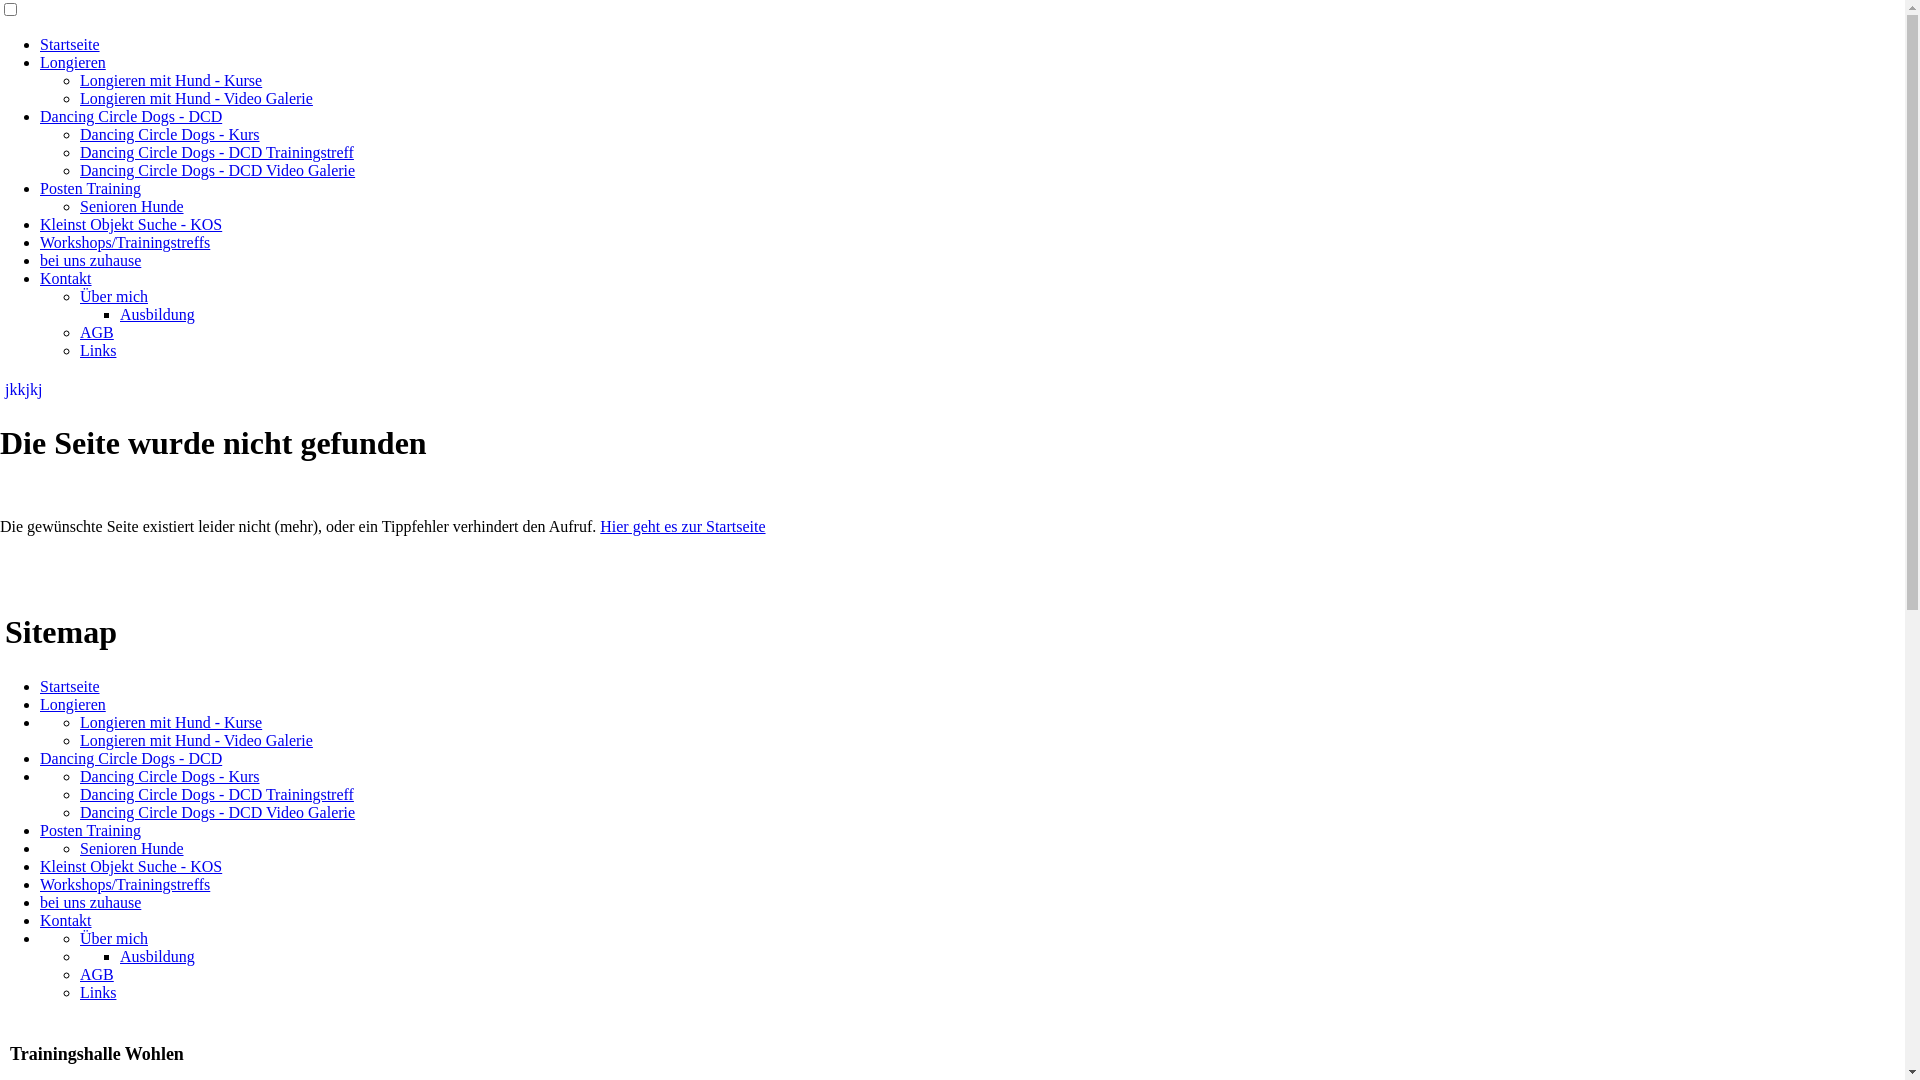  What do you see at coordinates (39, 758) in the screenshot?
I see `'Dancing Circle Dogs - DCD'` at bounding box center [39, 758].